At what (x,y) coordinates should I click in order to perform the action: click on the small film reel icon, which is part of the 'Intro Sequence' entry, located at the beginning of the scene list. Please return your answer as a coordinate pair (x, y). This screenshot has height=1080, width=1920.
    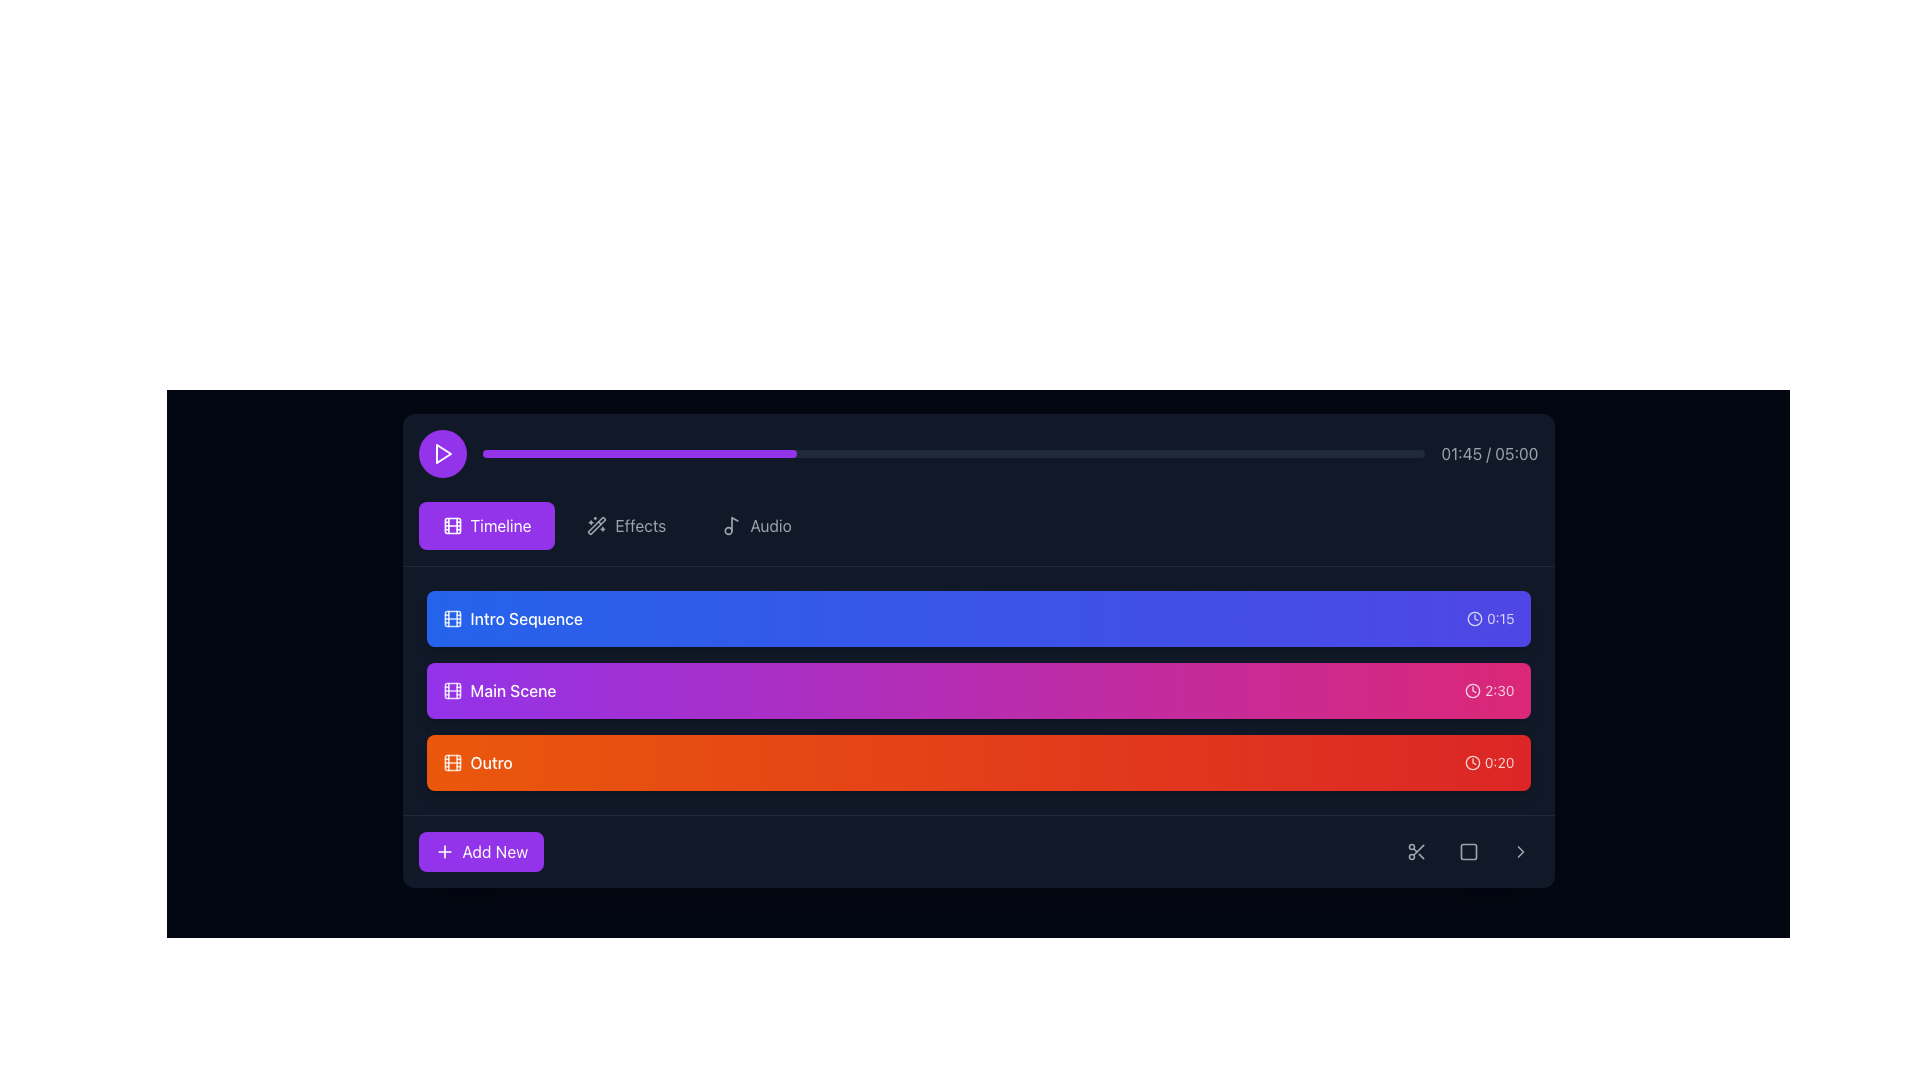
    Looking at the image, I should click on (451, 617).